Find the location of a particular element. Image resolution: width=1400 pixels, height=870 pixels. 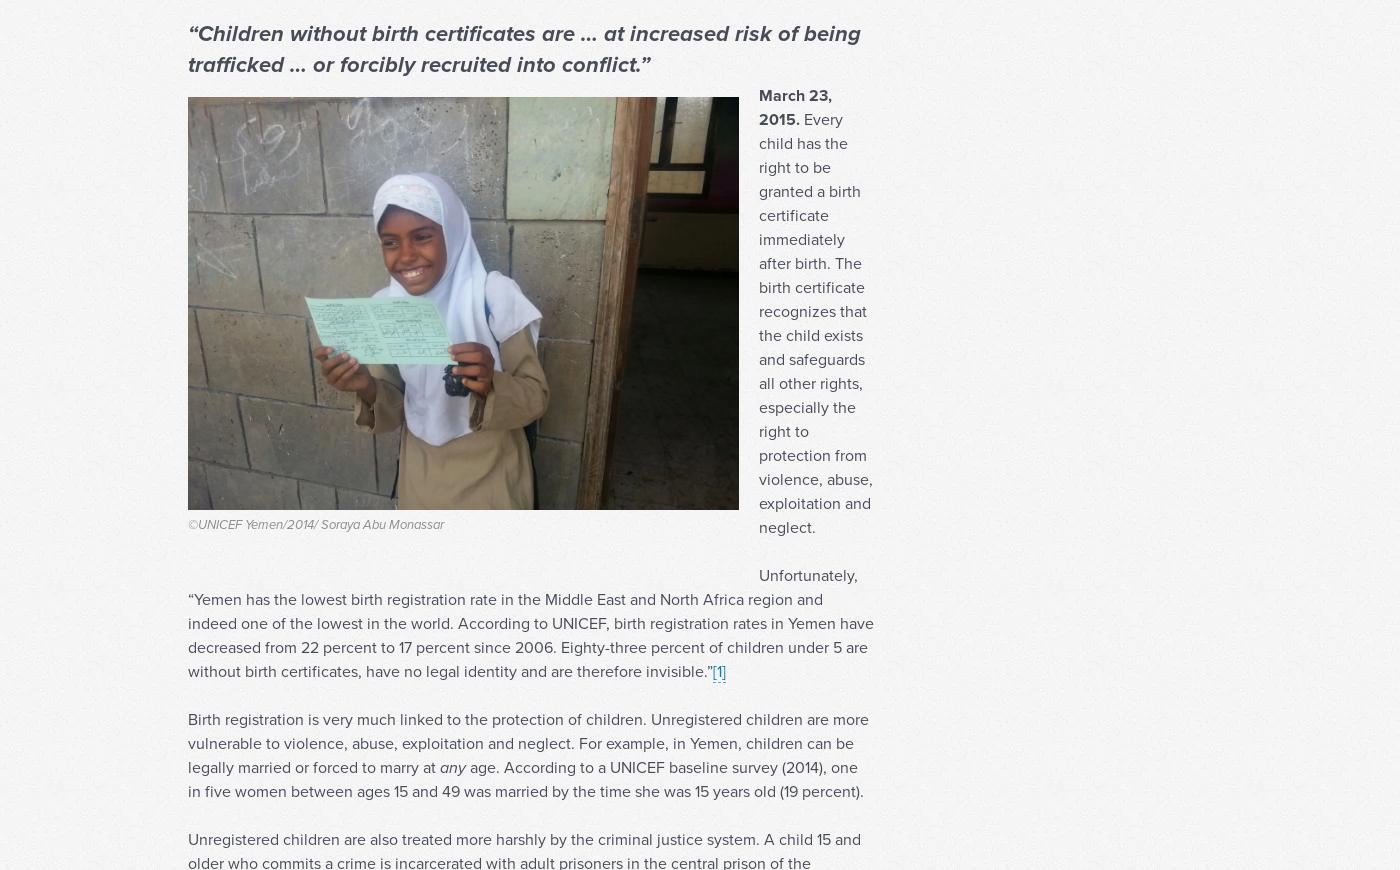

'[1]' is located at coordinates (712, 710).